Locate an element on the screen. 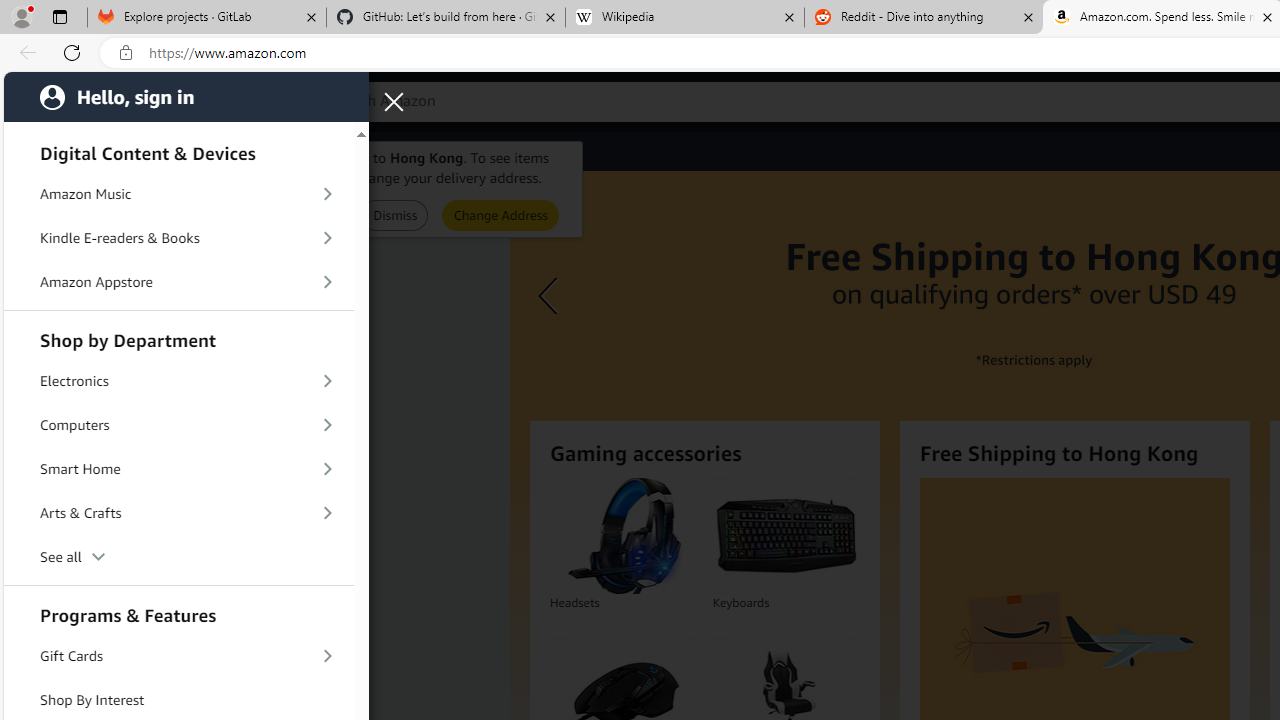  'Shop by Department' is located at coordinates (179, 337).